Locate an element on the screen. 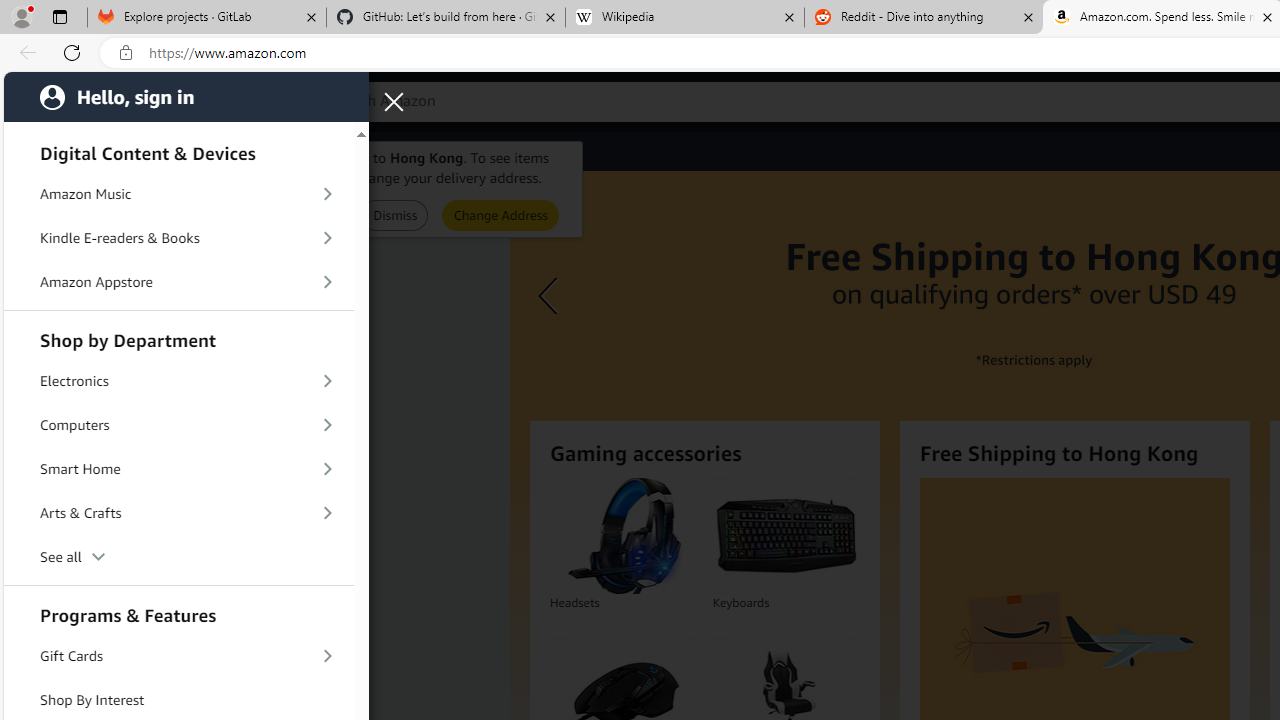  'Shop by Department' is located at coordinates (179, 337).